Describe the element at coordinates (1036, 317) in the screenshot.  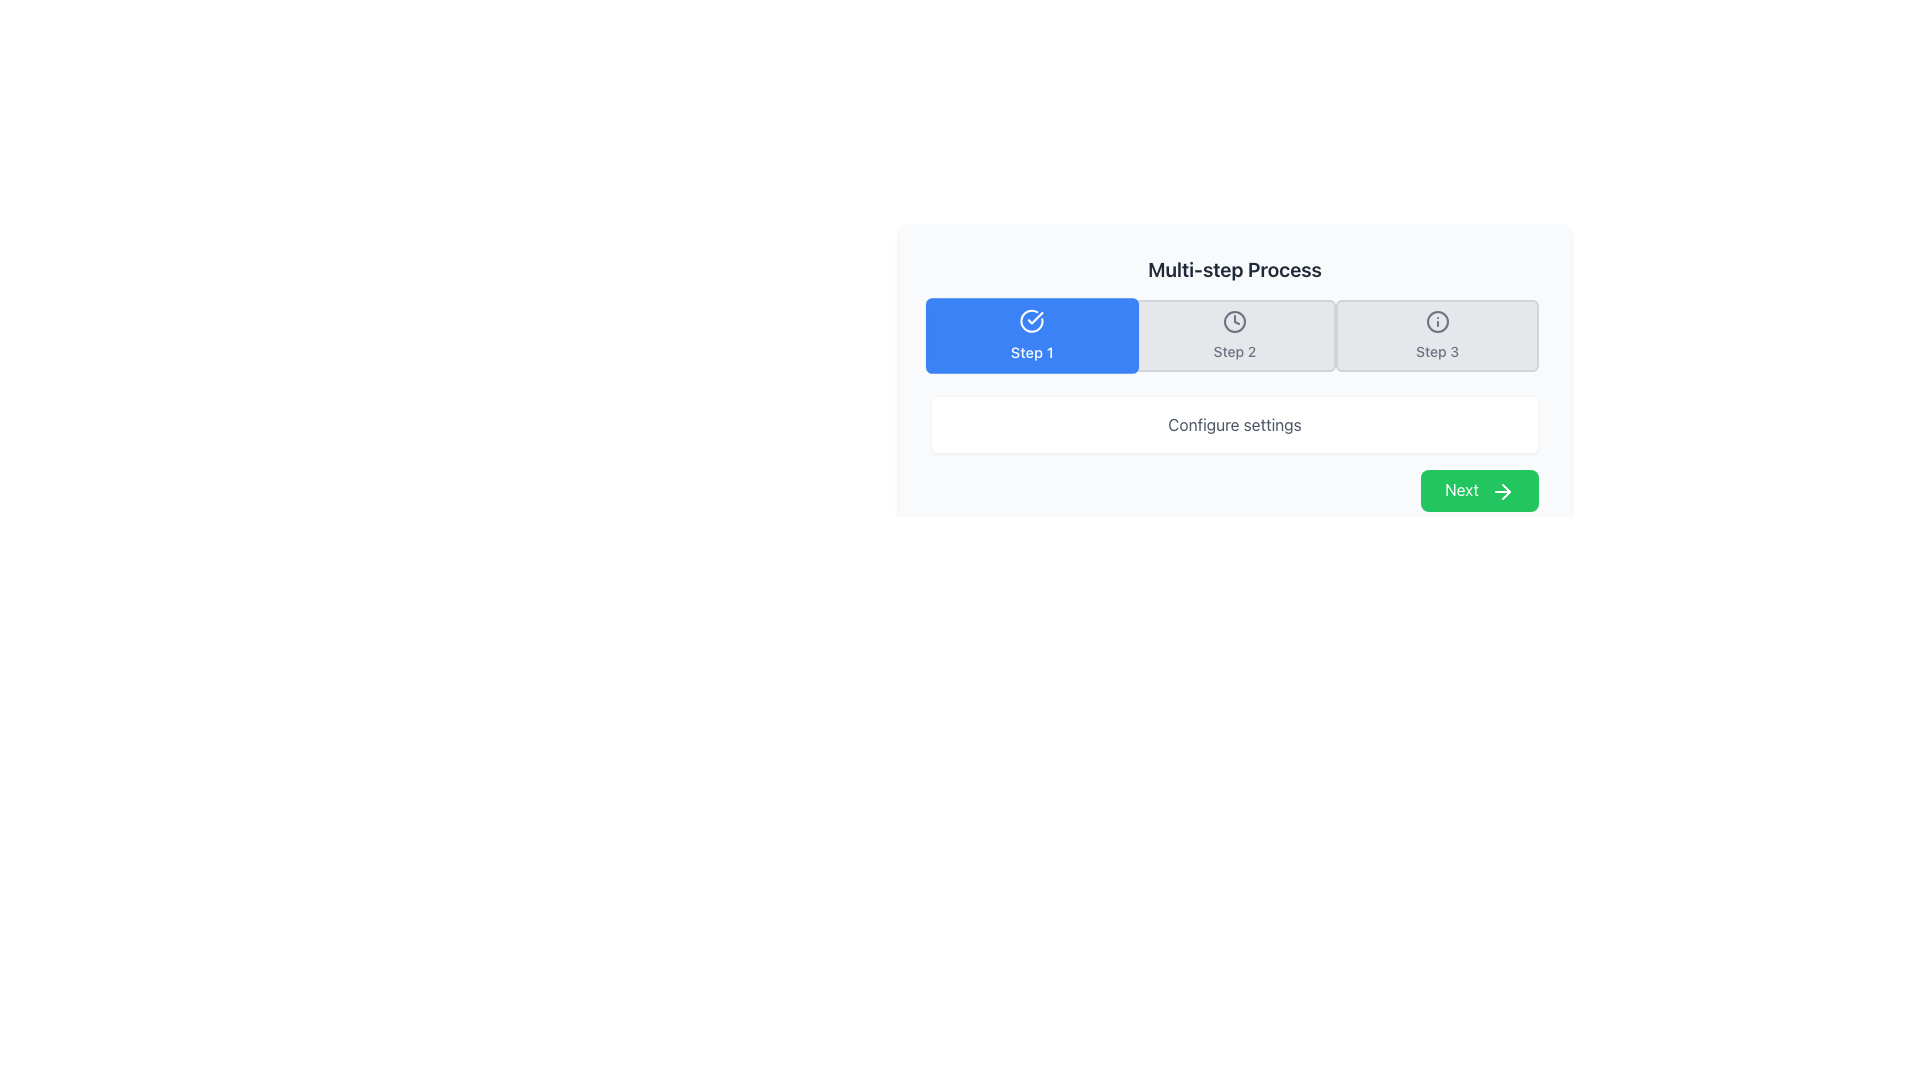
I see `the completion icon located next to the text label 'Step 1', which indicates success for the associated step in the process` at that location.